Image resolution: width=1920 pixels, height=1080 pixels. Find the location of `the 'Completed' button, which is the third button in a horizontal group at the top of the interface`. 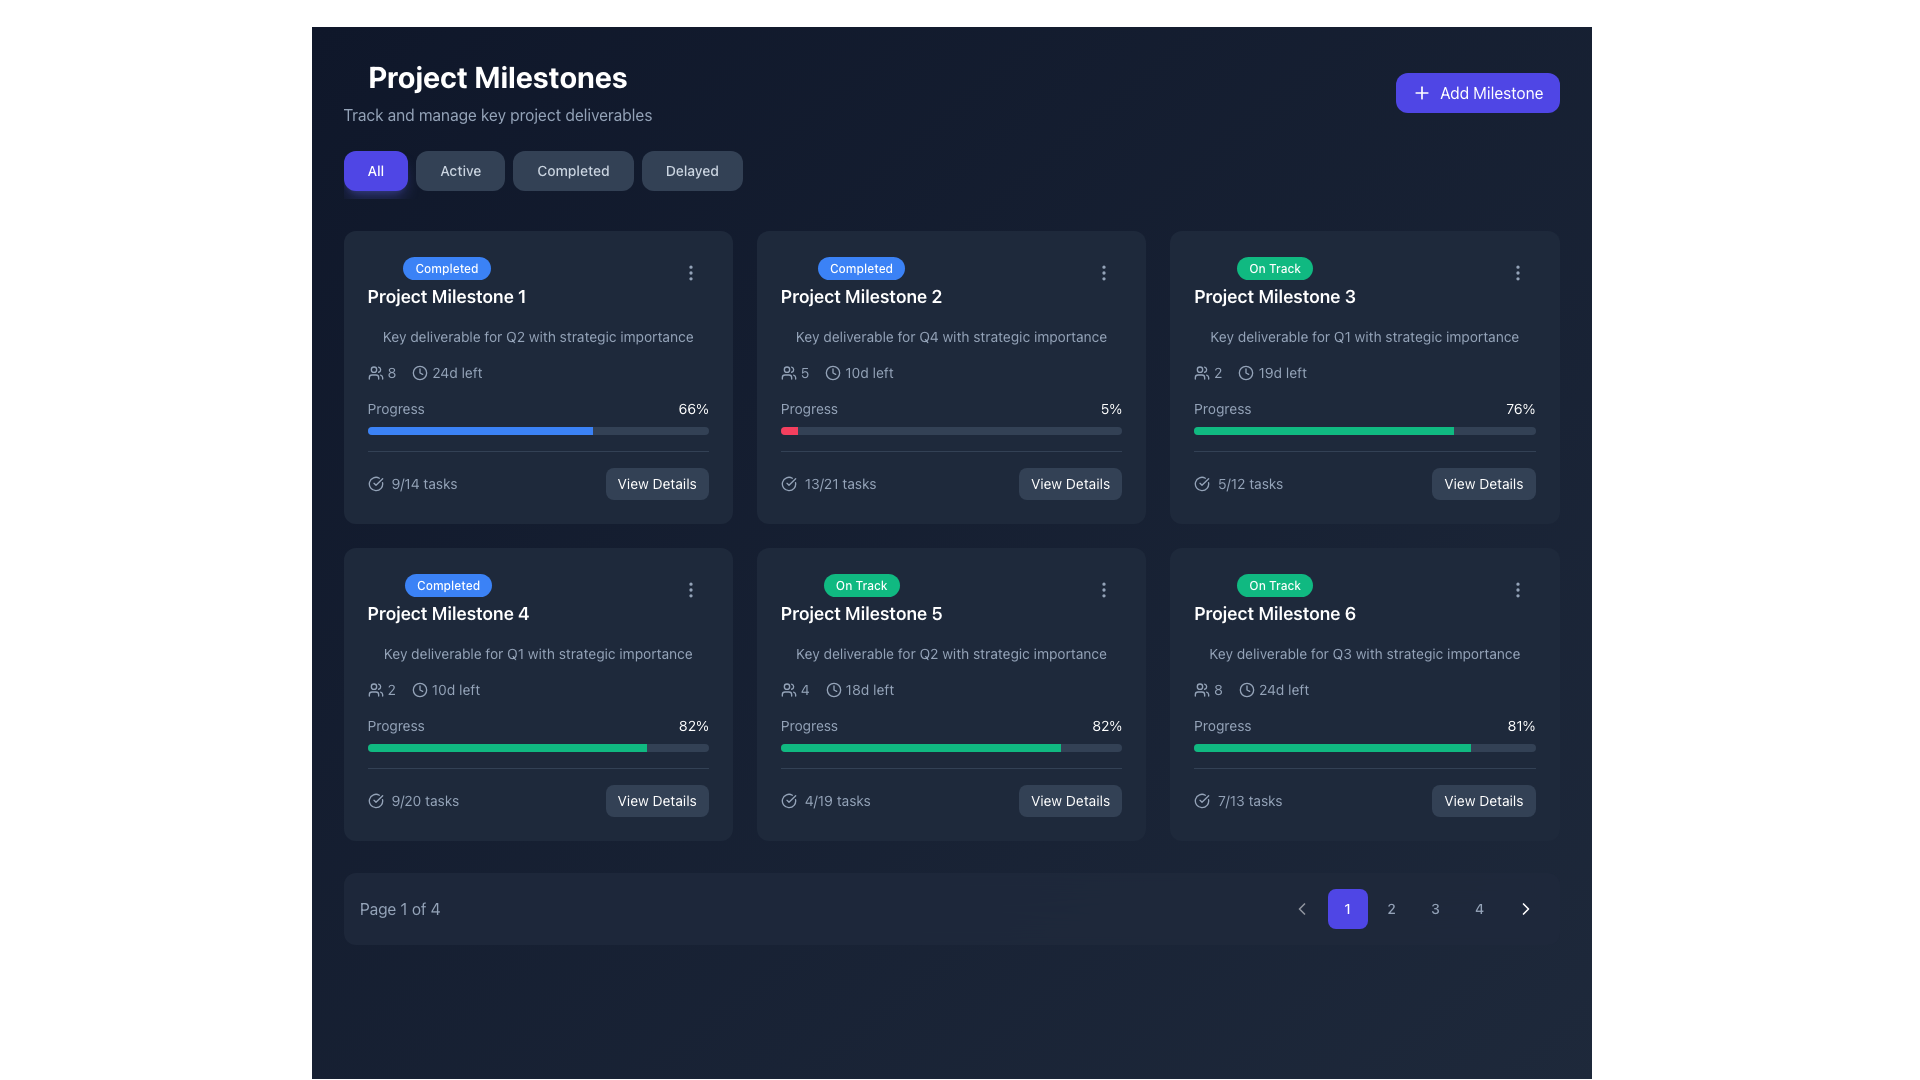

the 'Completed' button, which is the third button in a horizontal group at the top of the interface is located at coordinates (572, 169).